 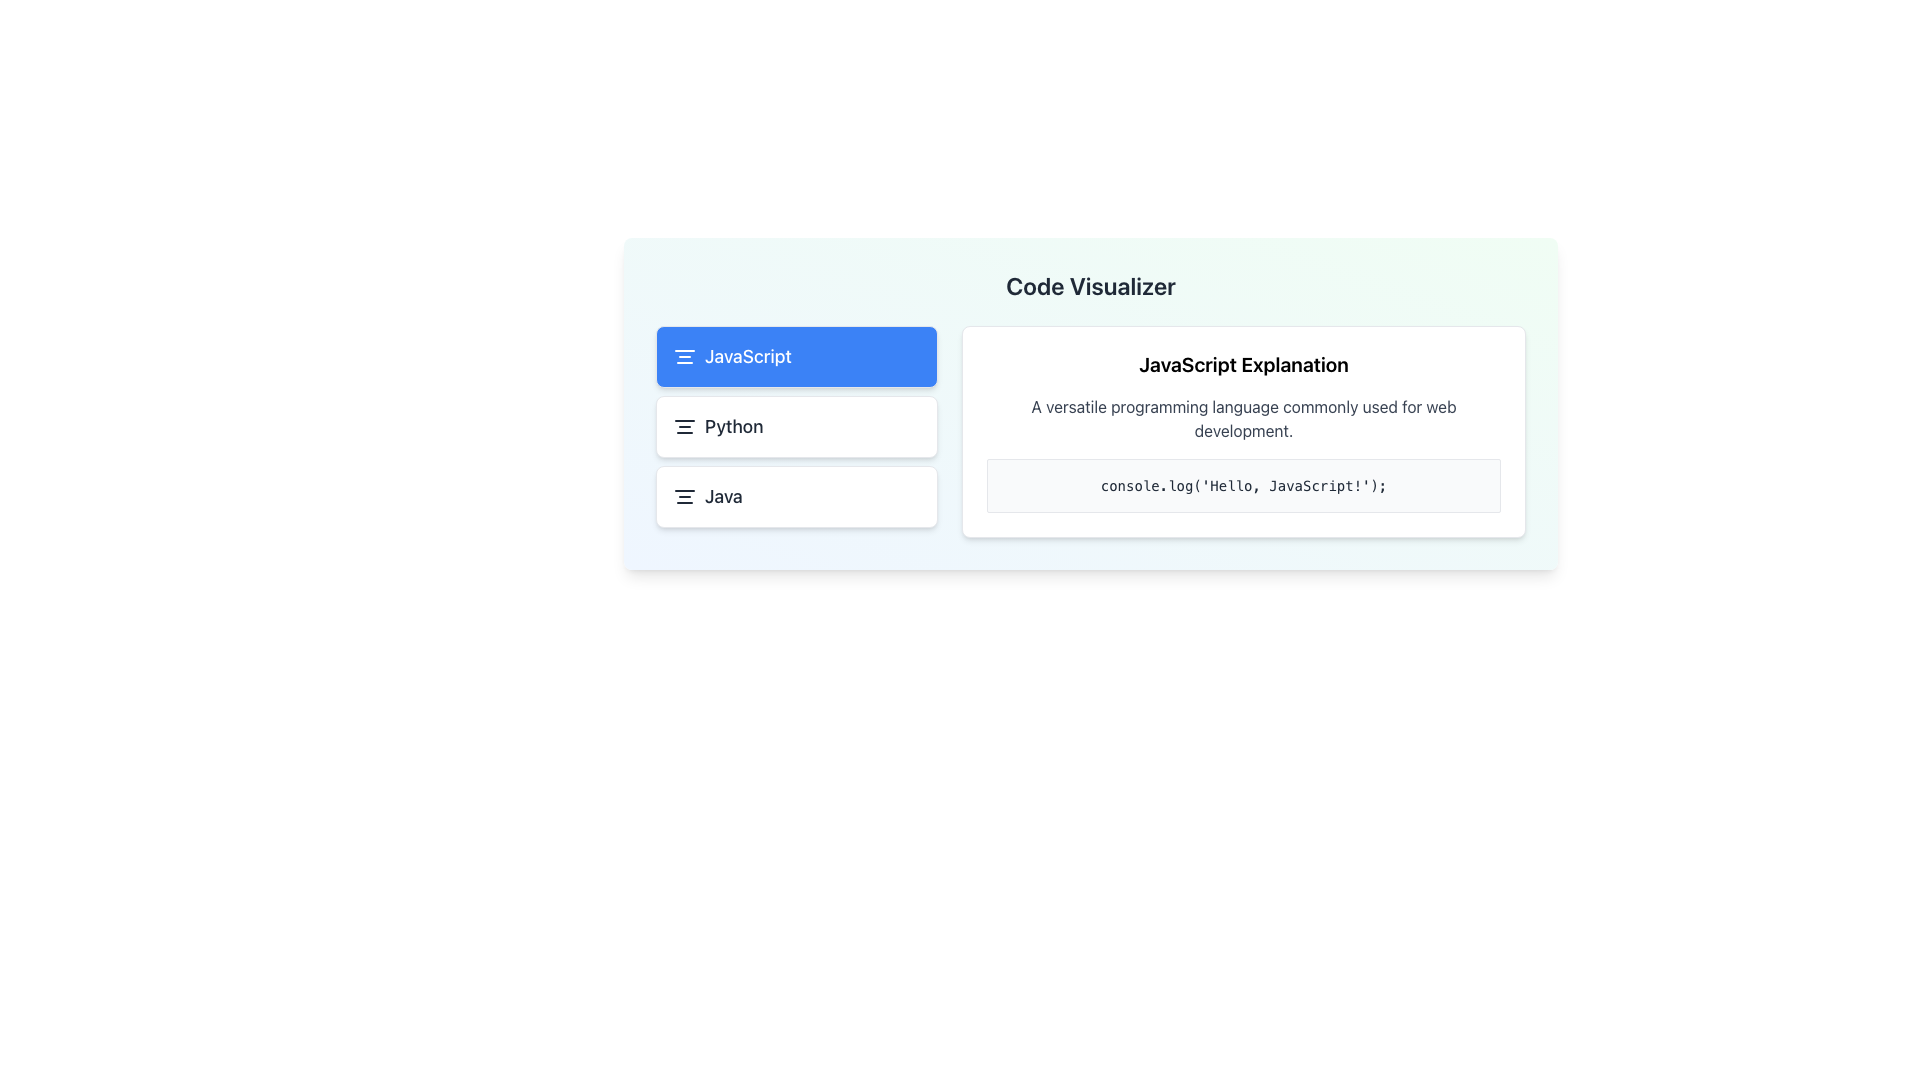 I want to click on the text alignment icon, which resembles three horizontal bars stacked vertically, located to the left of the text 'Python', so click(x=685, y=426).